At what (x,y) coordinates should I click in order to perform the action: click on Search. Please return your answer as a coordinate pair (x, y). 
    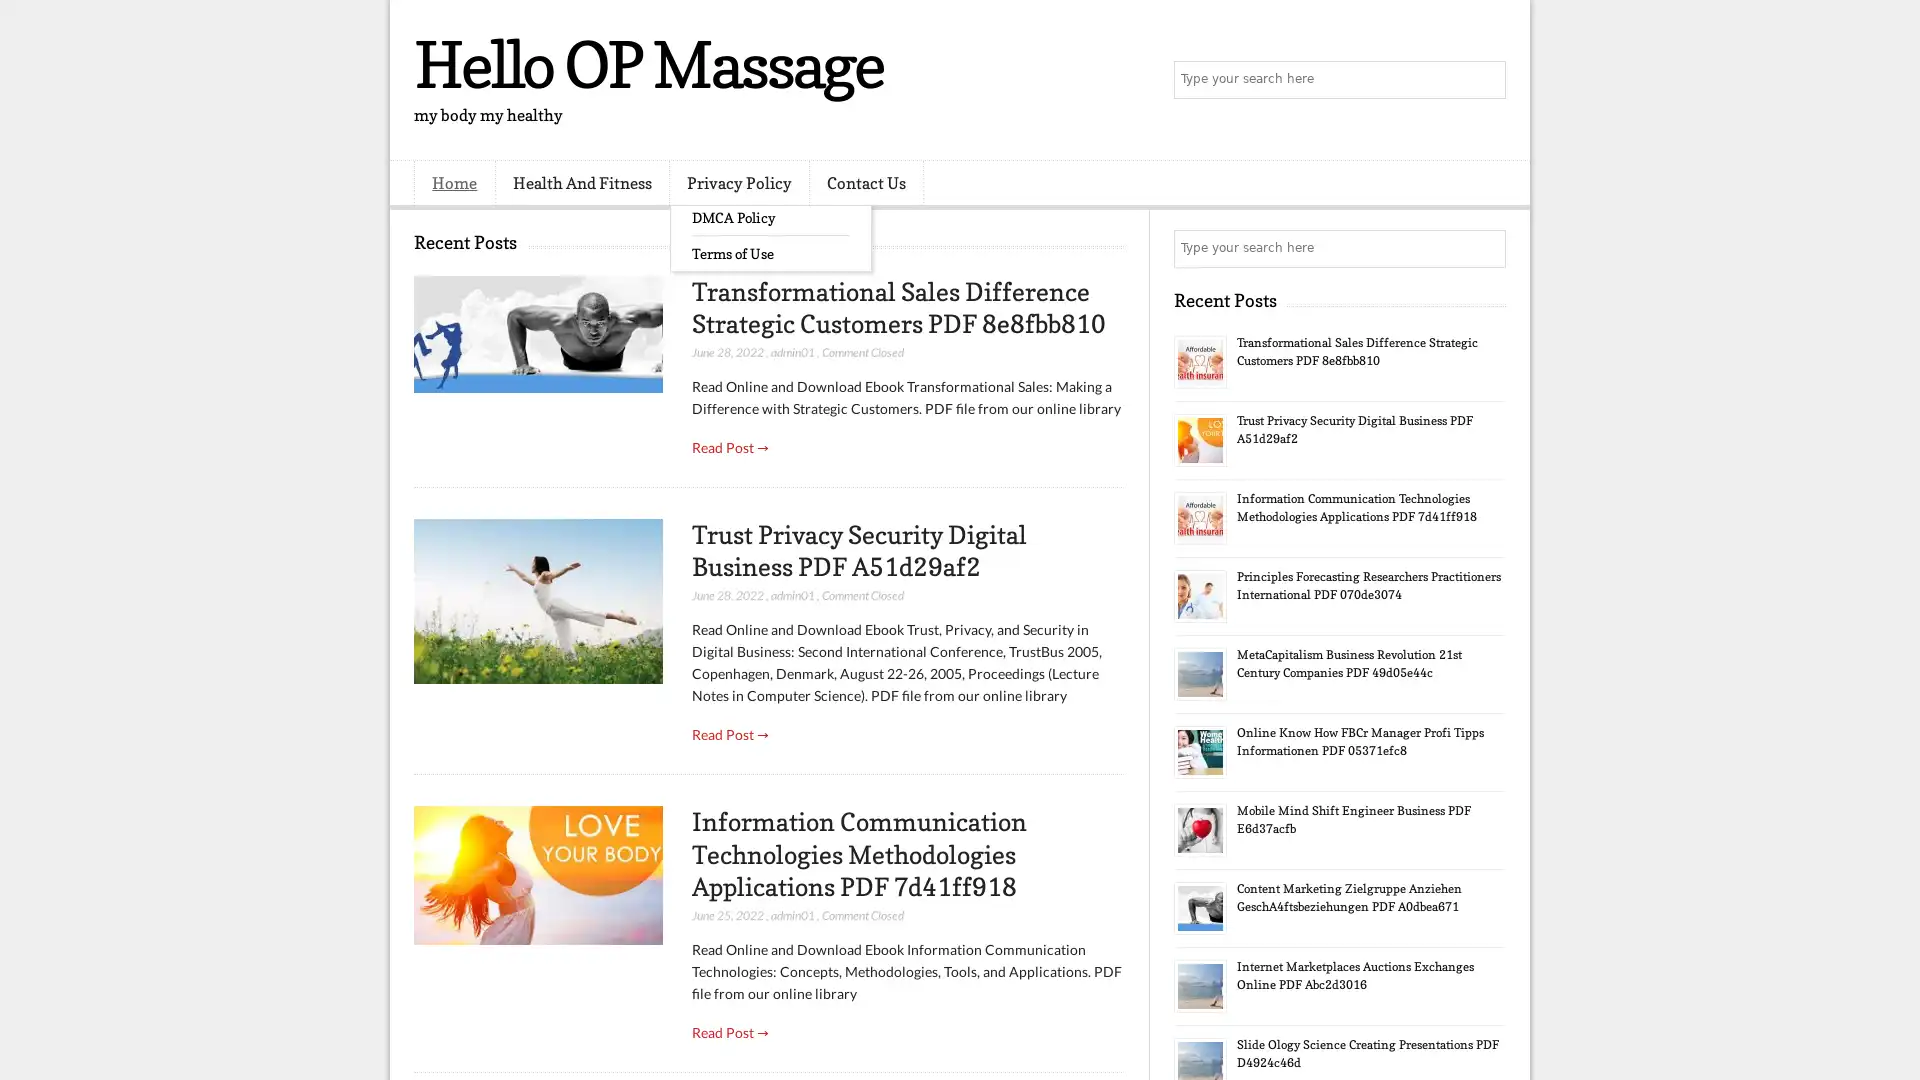
    Looking at the image, I should click on (1485, 80).